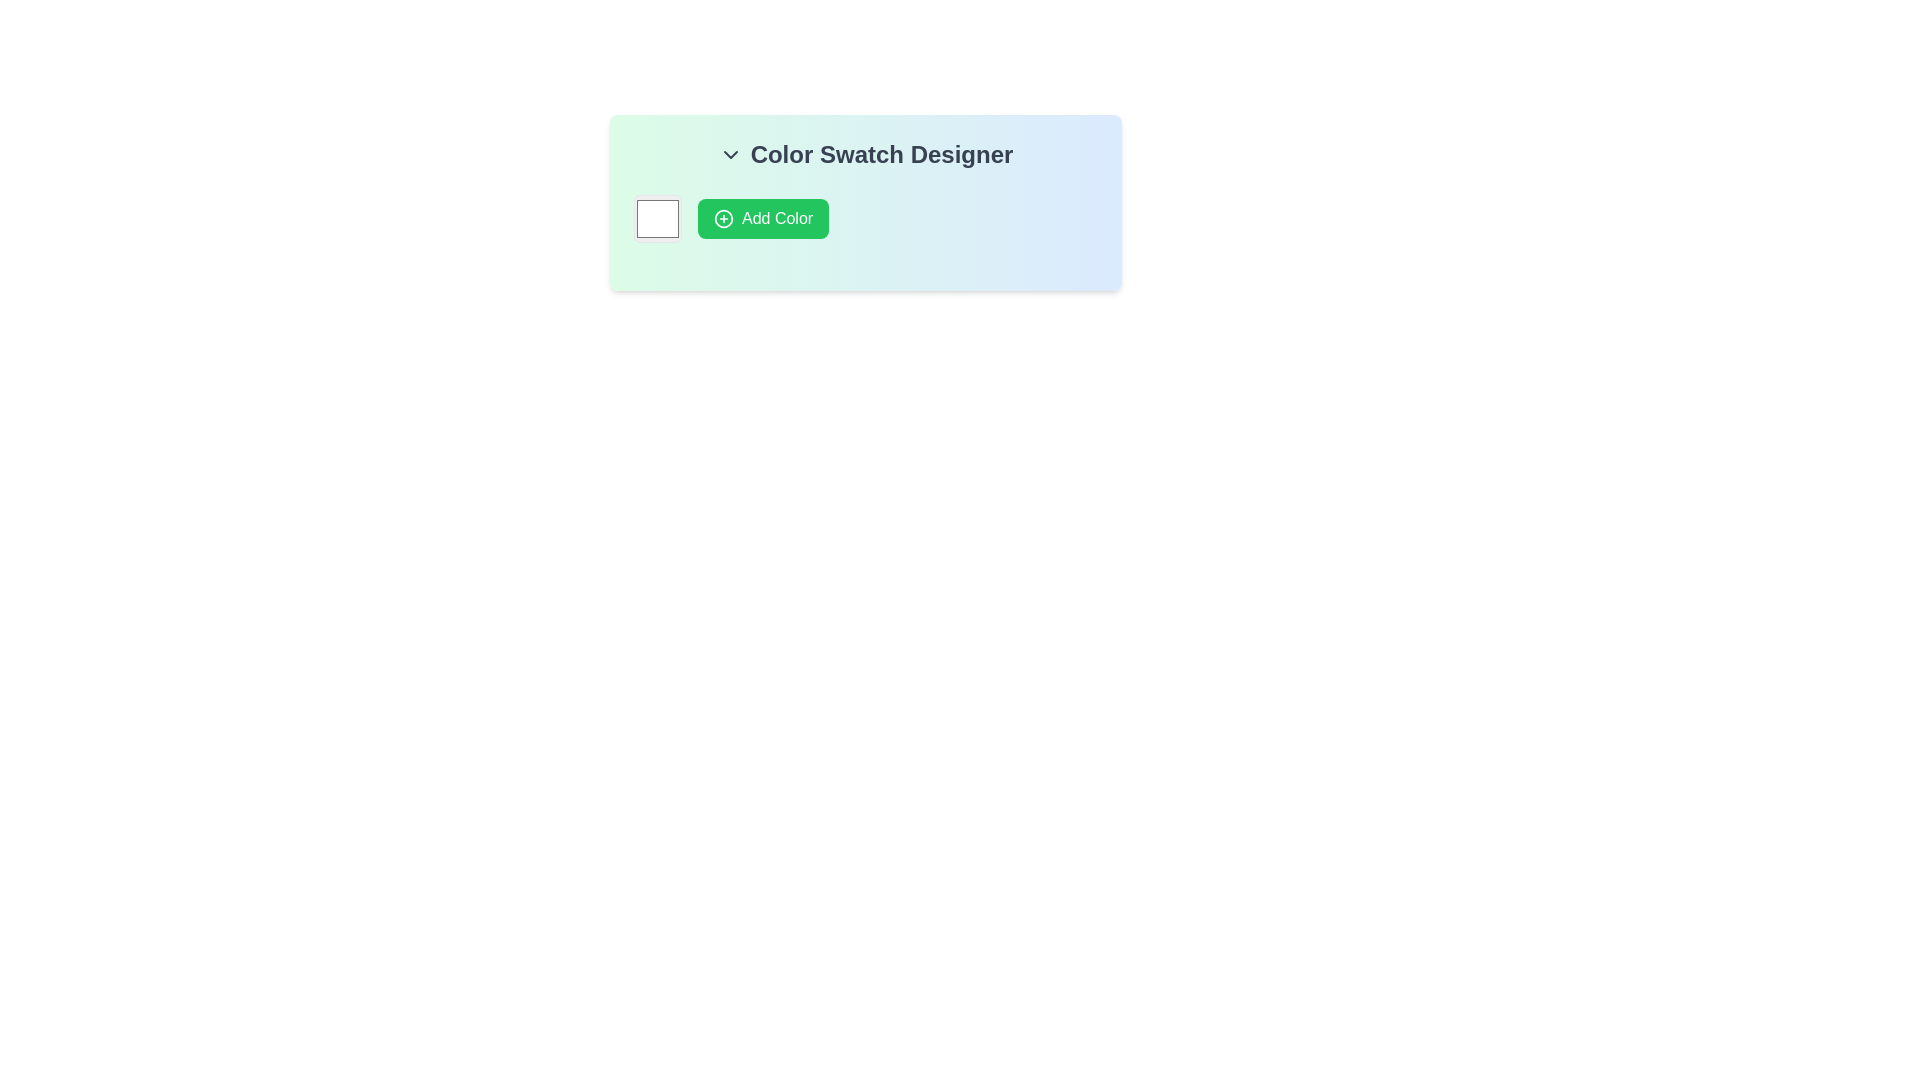  Describe the element at coordinates (723, 219) in the screenshot. I see `the circular plus icon embedded in the 'Add Color' button` at that location.